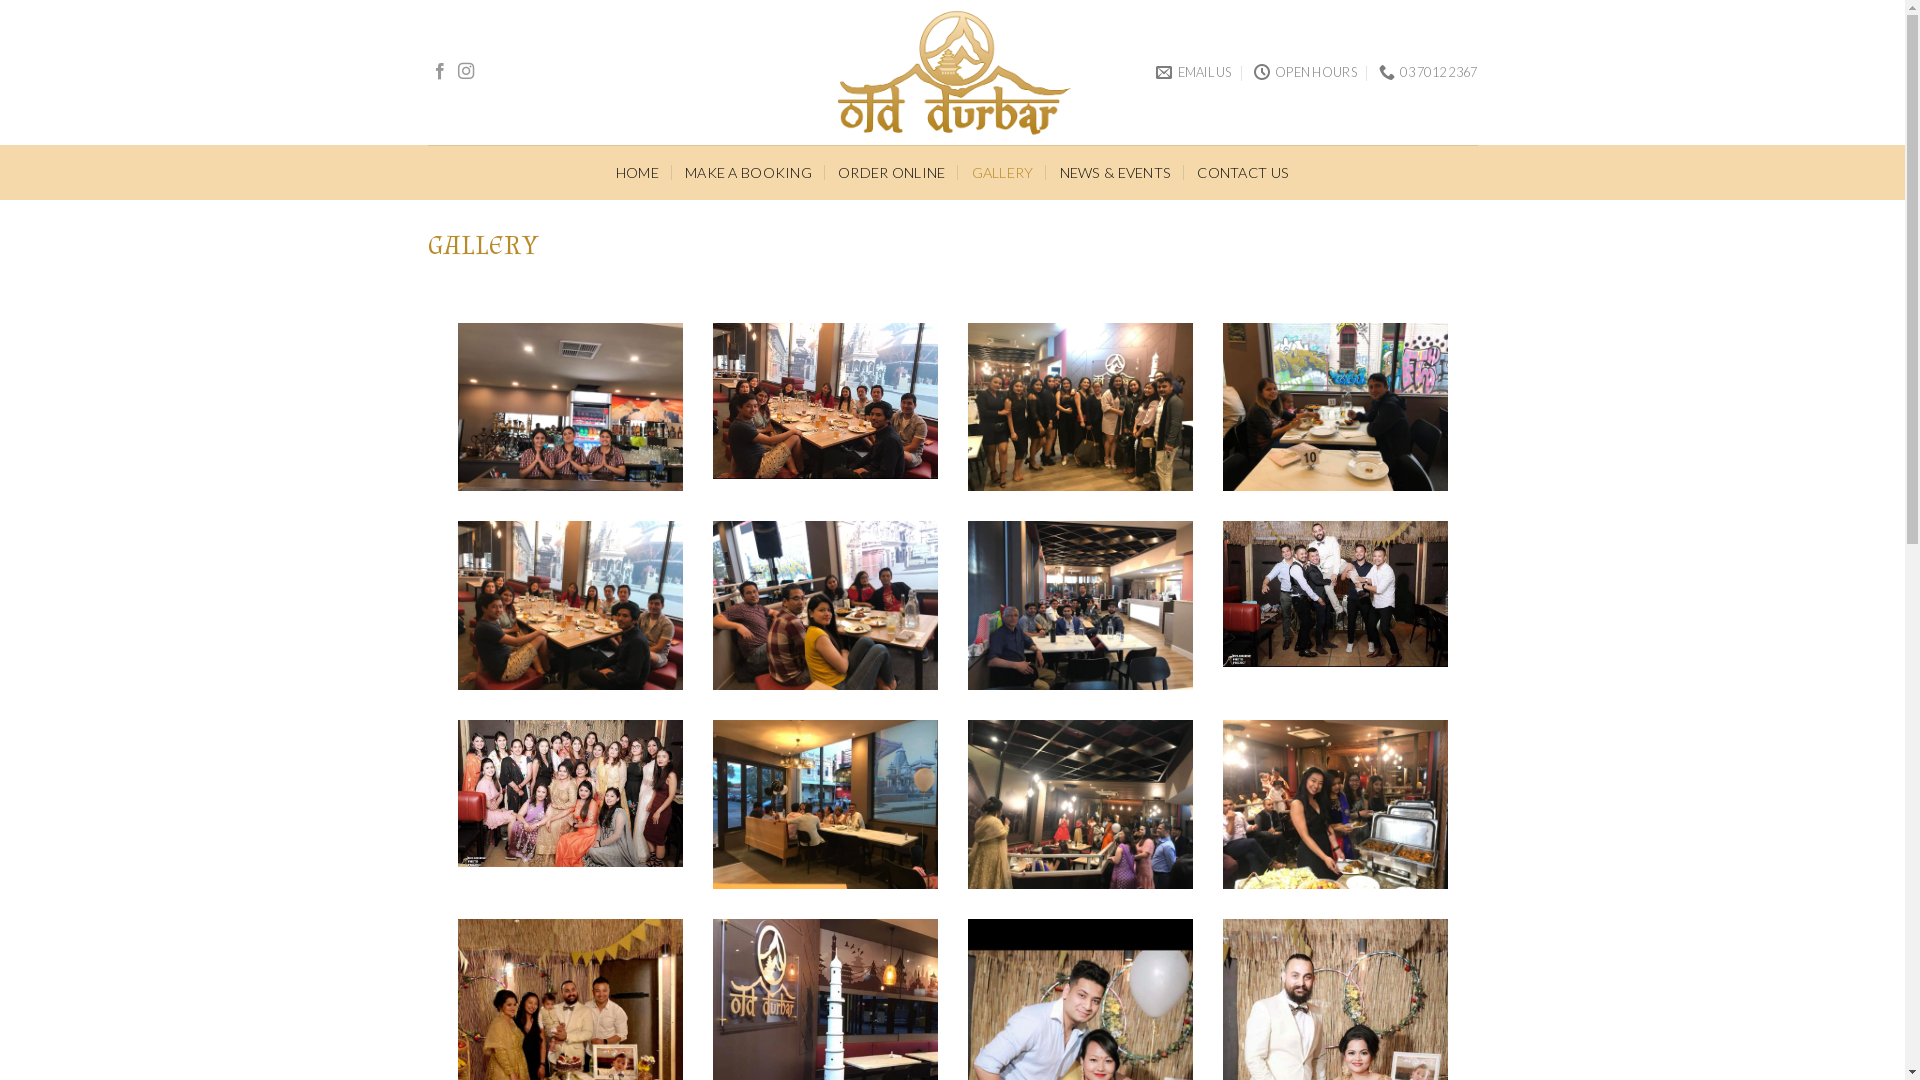 This screenshot has height=1080, width=1920. I want to click on 'OPEN HOURS', so click(1305, 71).